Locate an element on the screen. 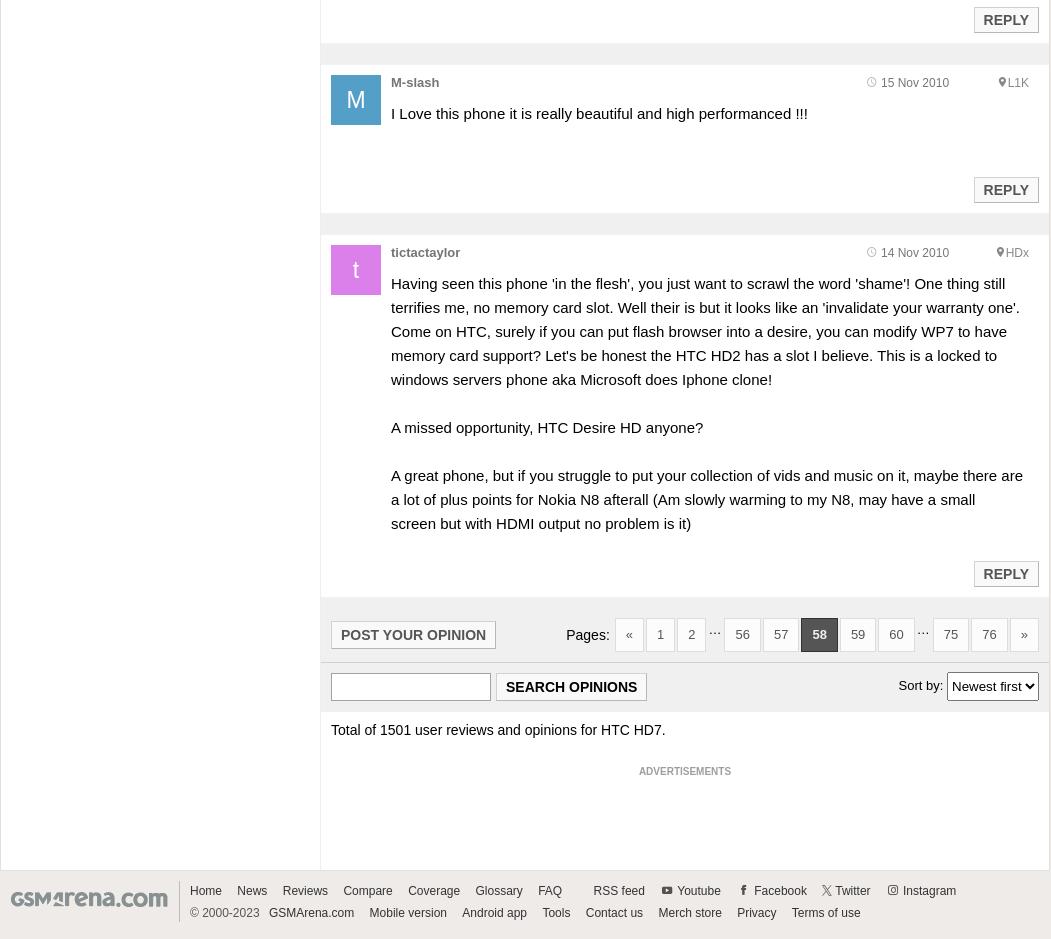 This screenshot has height=939, width=1051. 'I Love this phone it is really beautiful and high performanced !!!' is located at coordinates (598, 112).